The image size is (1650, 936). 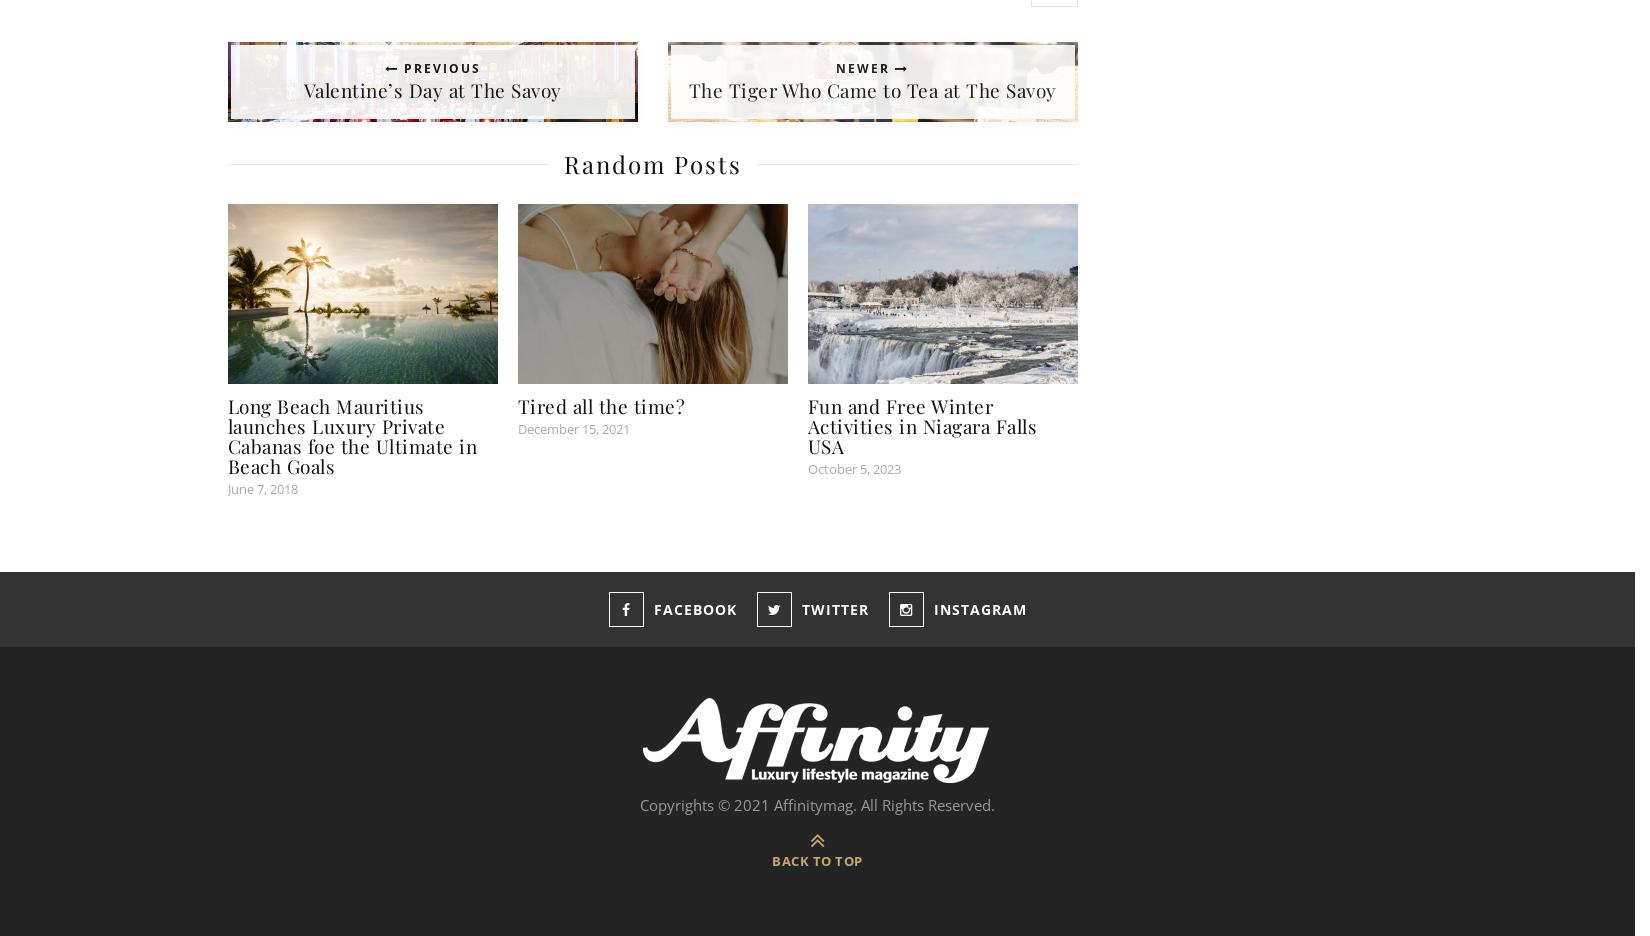 What do you see at coordinates (834, 609) in the screenshot?
I see `'Twitter'` at bounding box center [834, 609].